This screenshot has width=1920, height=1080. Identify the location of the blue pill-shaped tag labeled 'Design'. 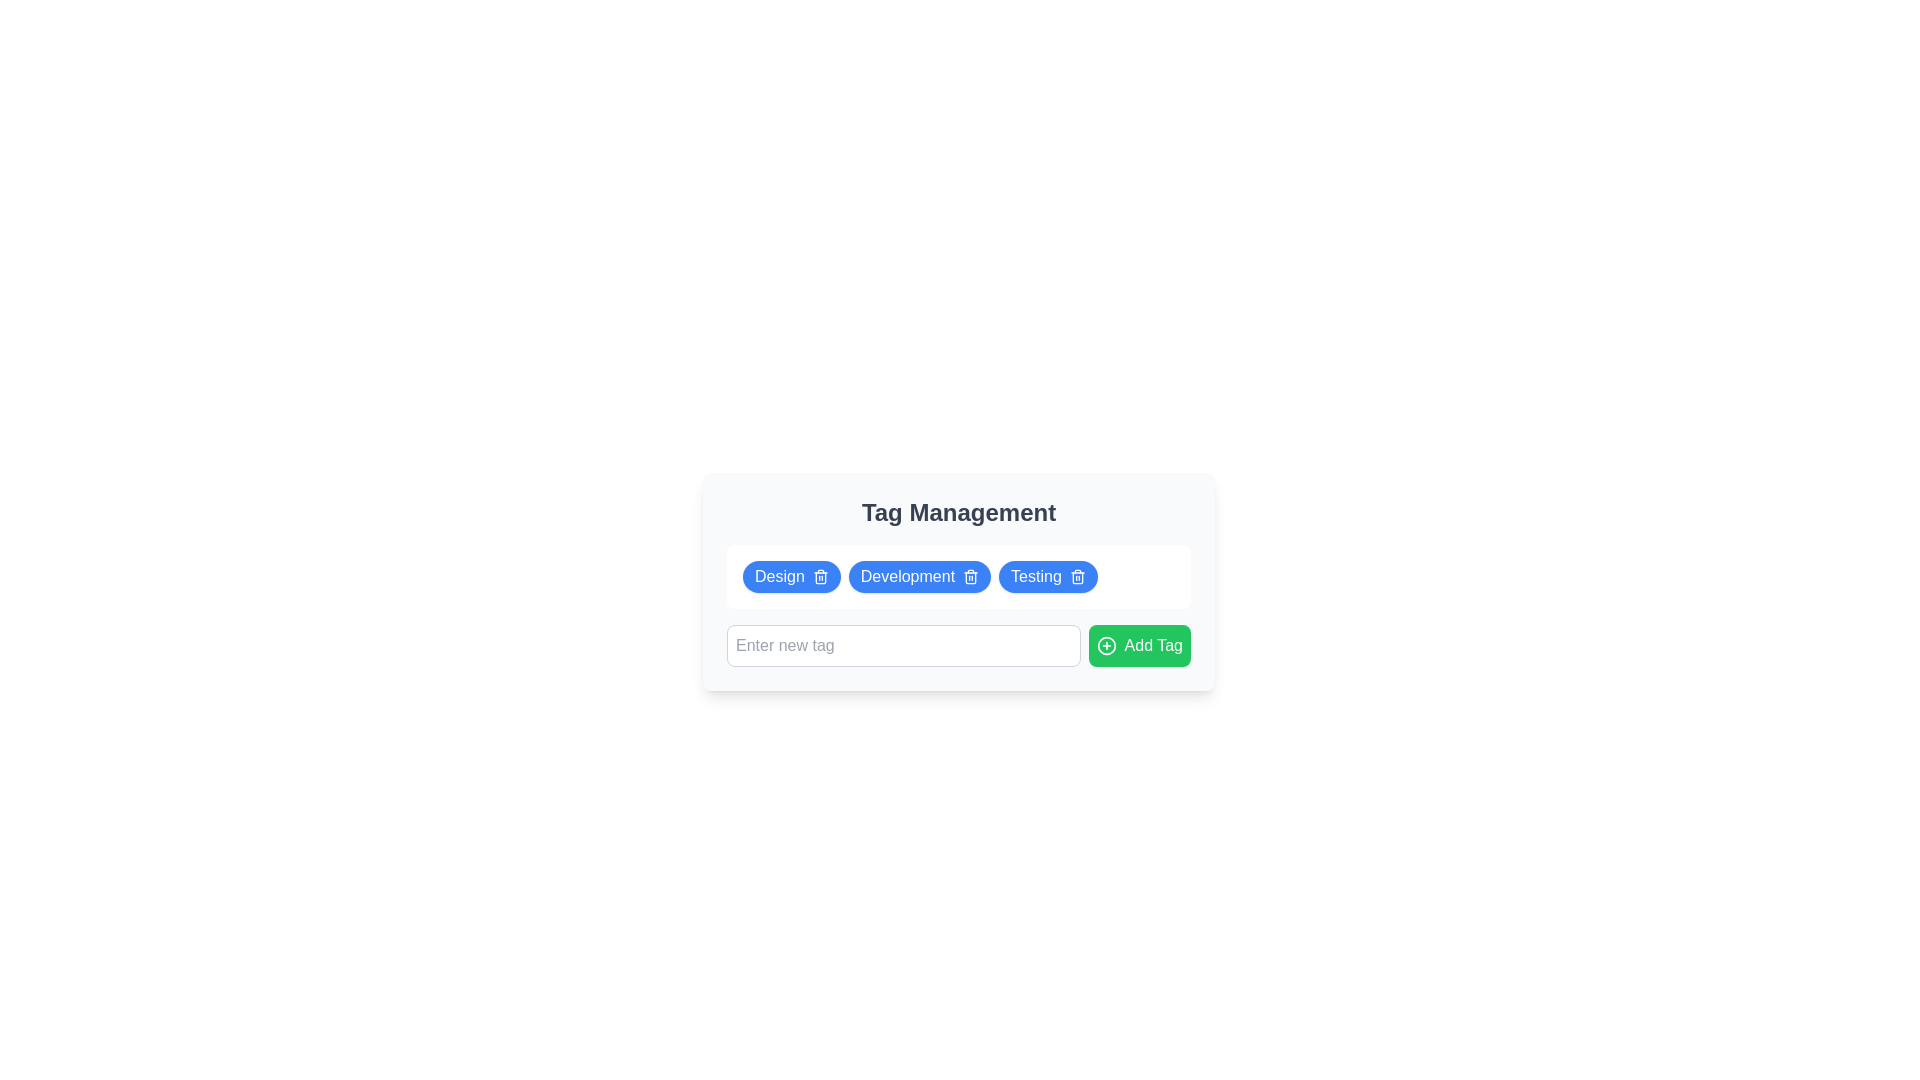
(791, 577).